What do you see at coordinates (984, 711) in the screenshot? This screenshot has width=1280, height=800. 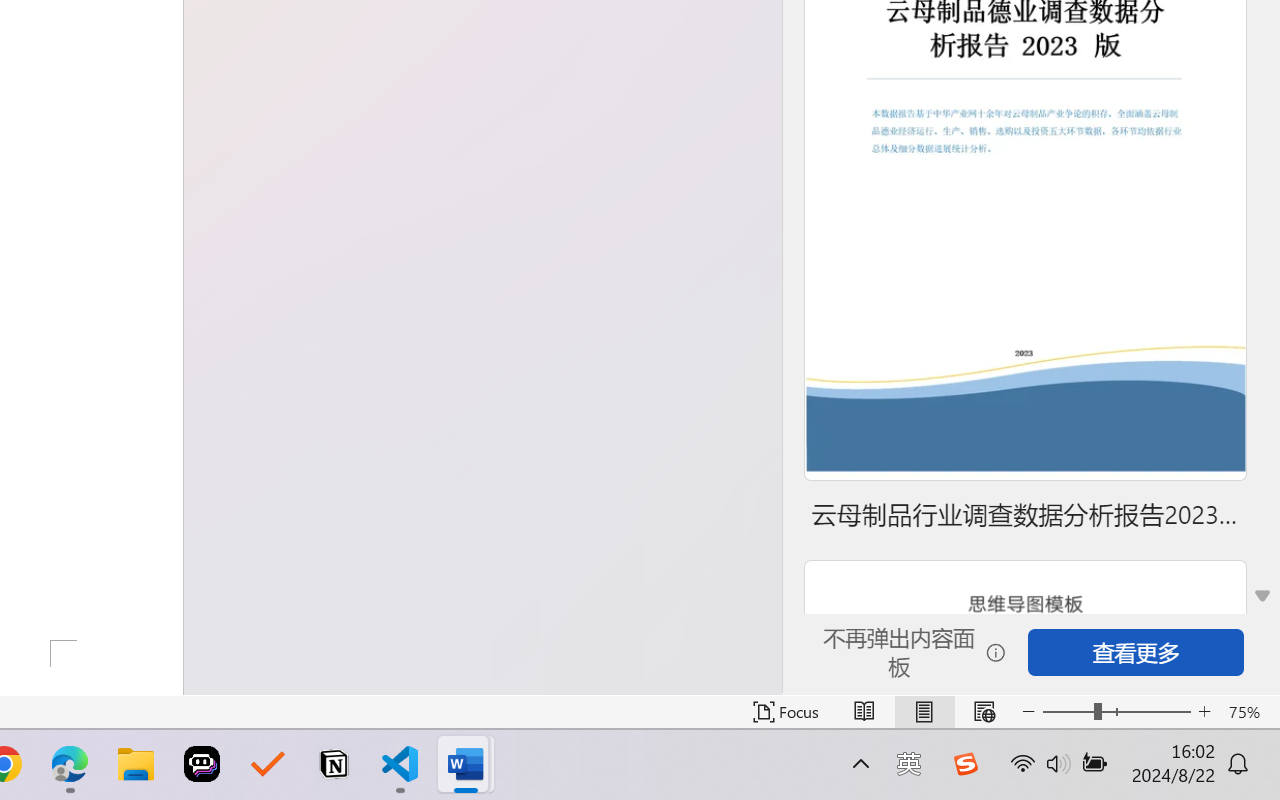 I see `'Web Layout'` at bounding box center [984, 711].